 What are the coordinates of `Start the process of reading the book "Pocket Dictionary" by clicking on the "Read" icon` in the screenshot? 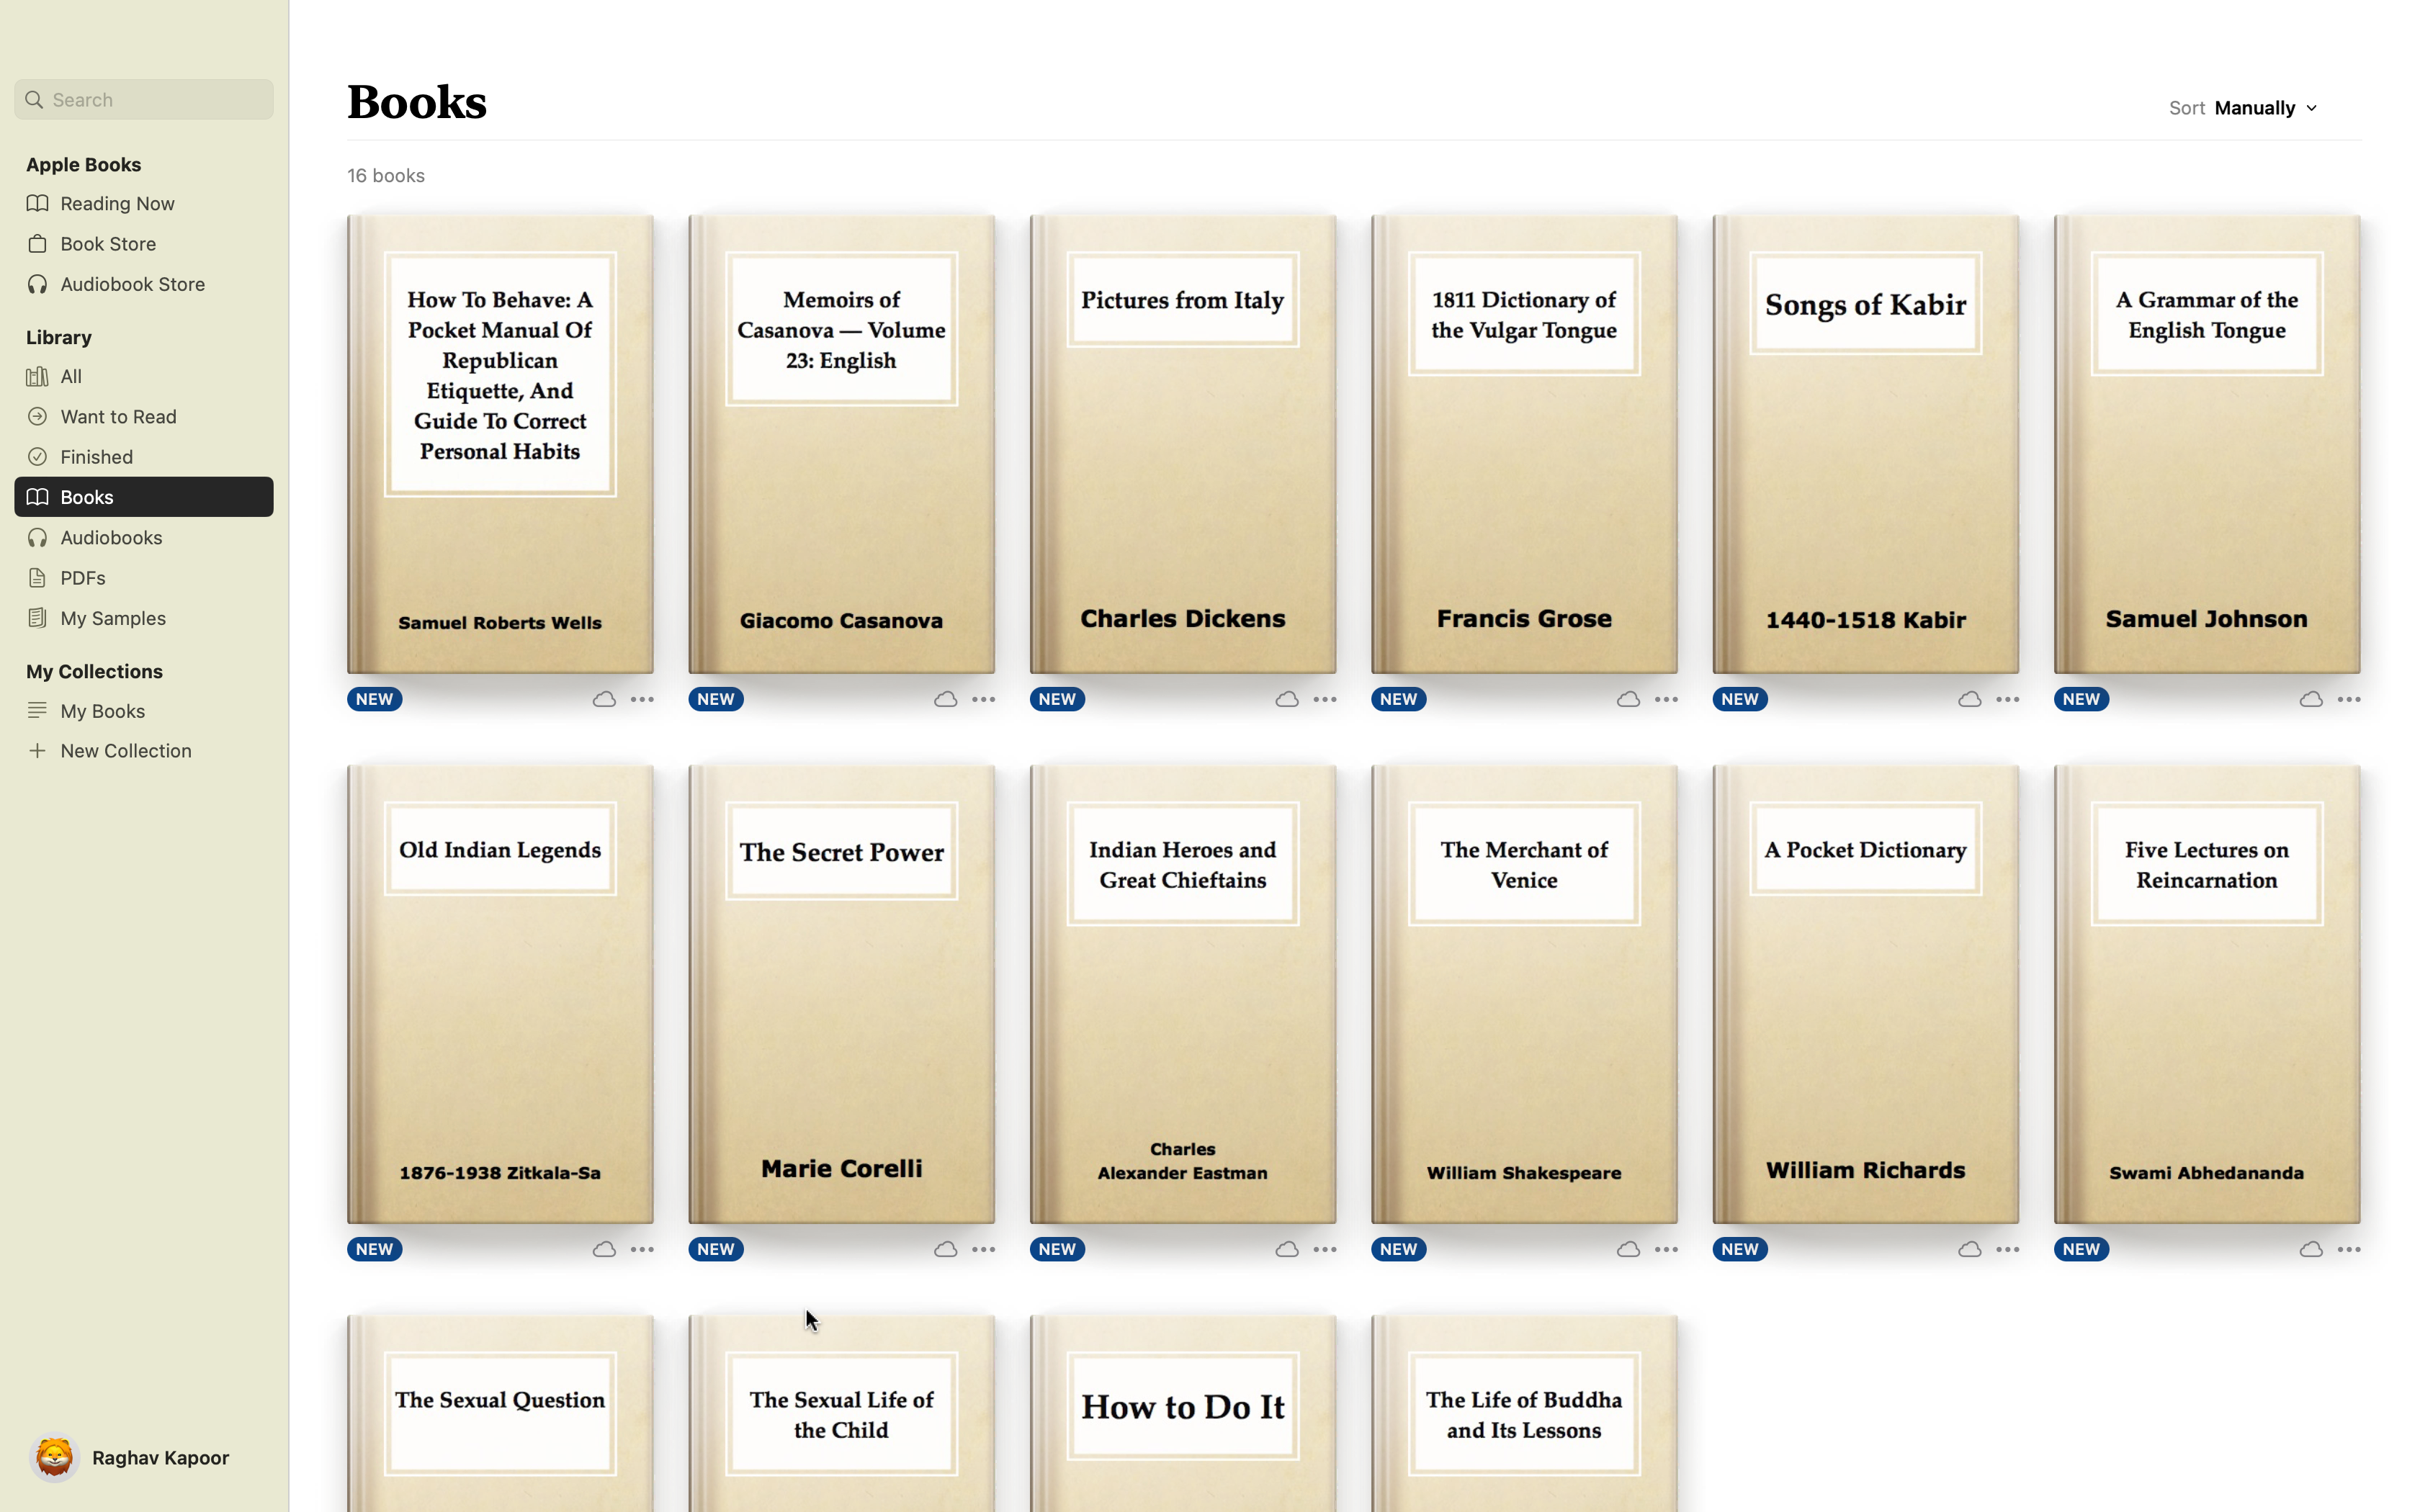 It's located at (1865, 991).